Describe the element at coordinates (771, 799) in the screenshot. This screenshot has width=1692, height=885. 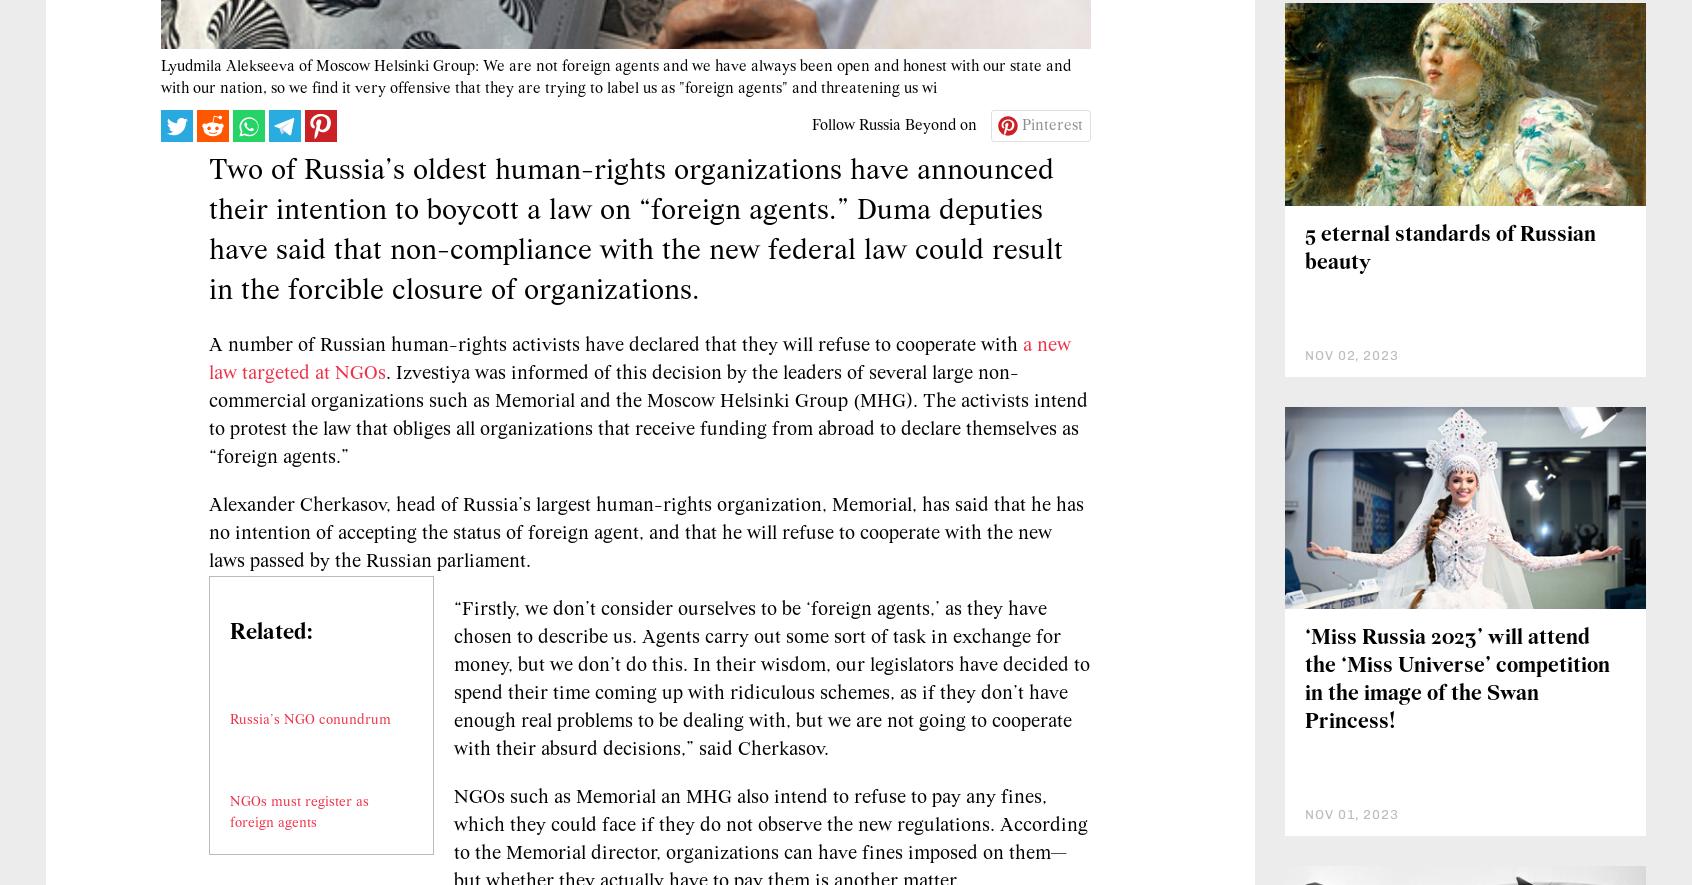
I see `'“Firstly, we don’t consider ourselves to be ‘foreign agents,’ as they have chosen to describe us. Agents carry out some sort of task in exchange for money, but we don’t do this. In their wisdom, our legislators have decided to spend their time coming up with ridiculous schemes, as if they don’t have enough real problems to be dealing with, but we are not going to cooperate with their absurd decisions,” said Cherkasov.'` at that location.